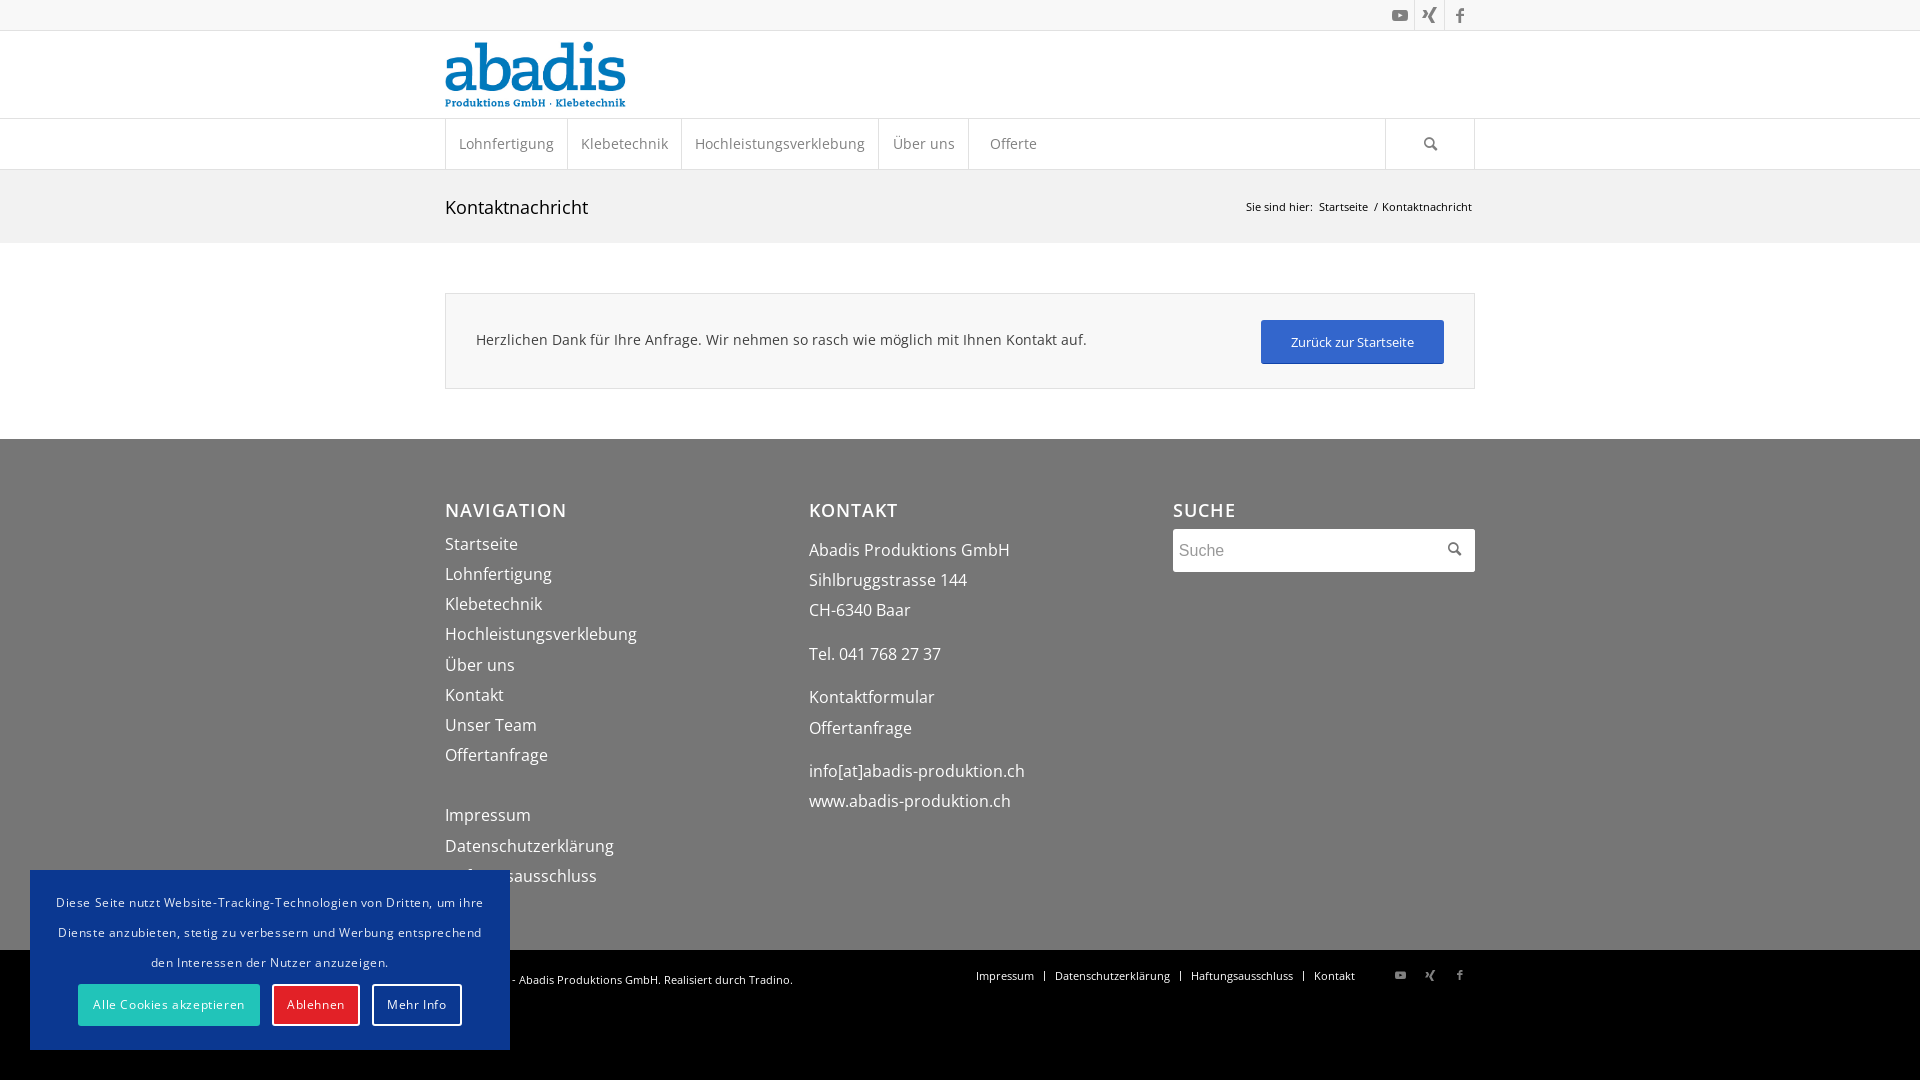 This screenshot has height=1080, width=1920. I want to click on 'Ablehnen', so click(315, 1005).